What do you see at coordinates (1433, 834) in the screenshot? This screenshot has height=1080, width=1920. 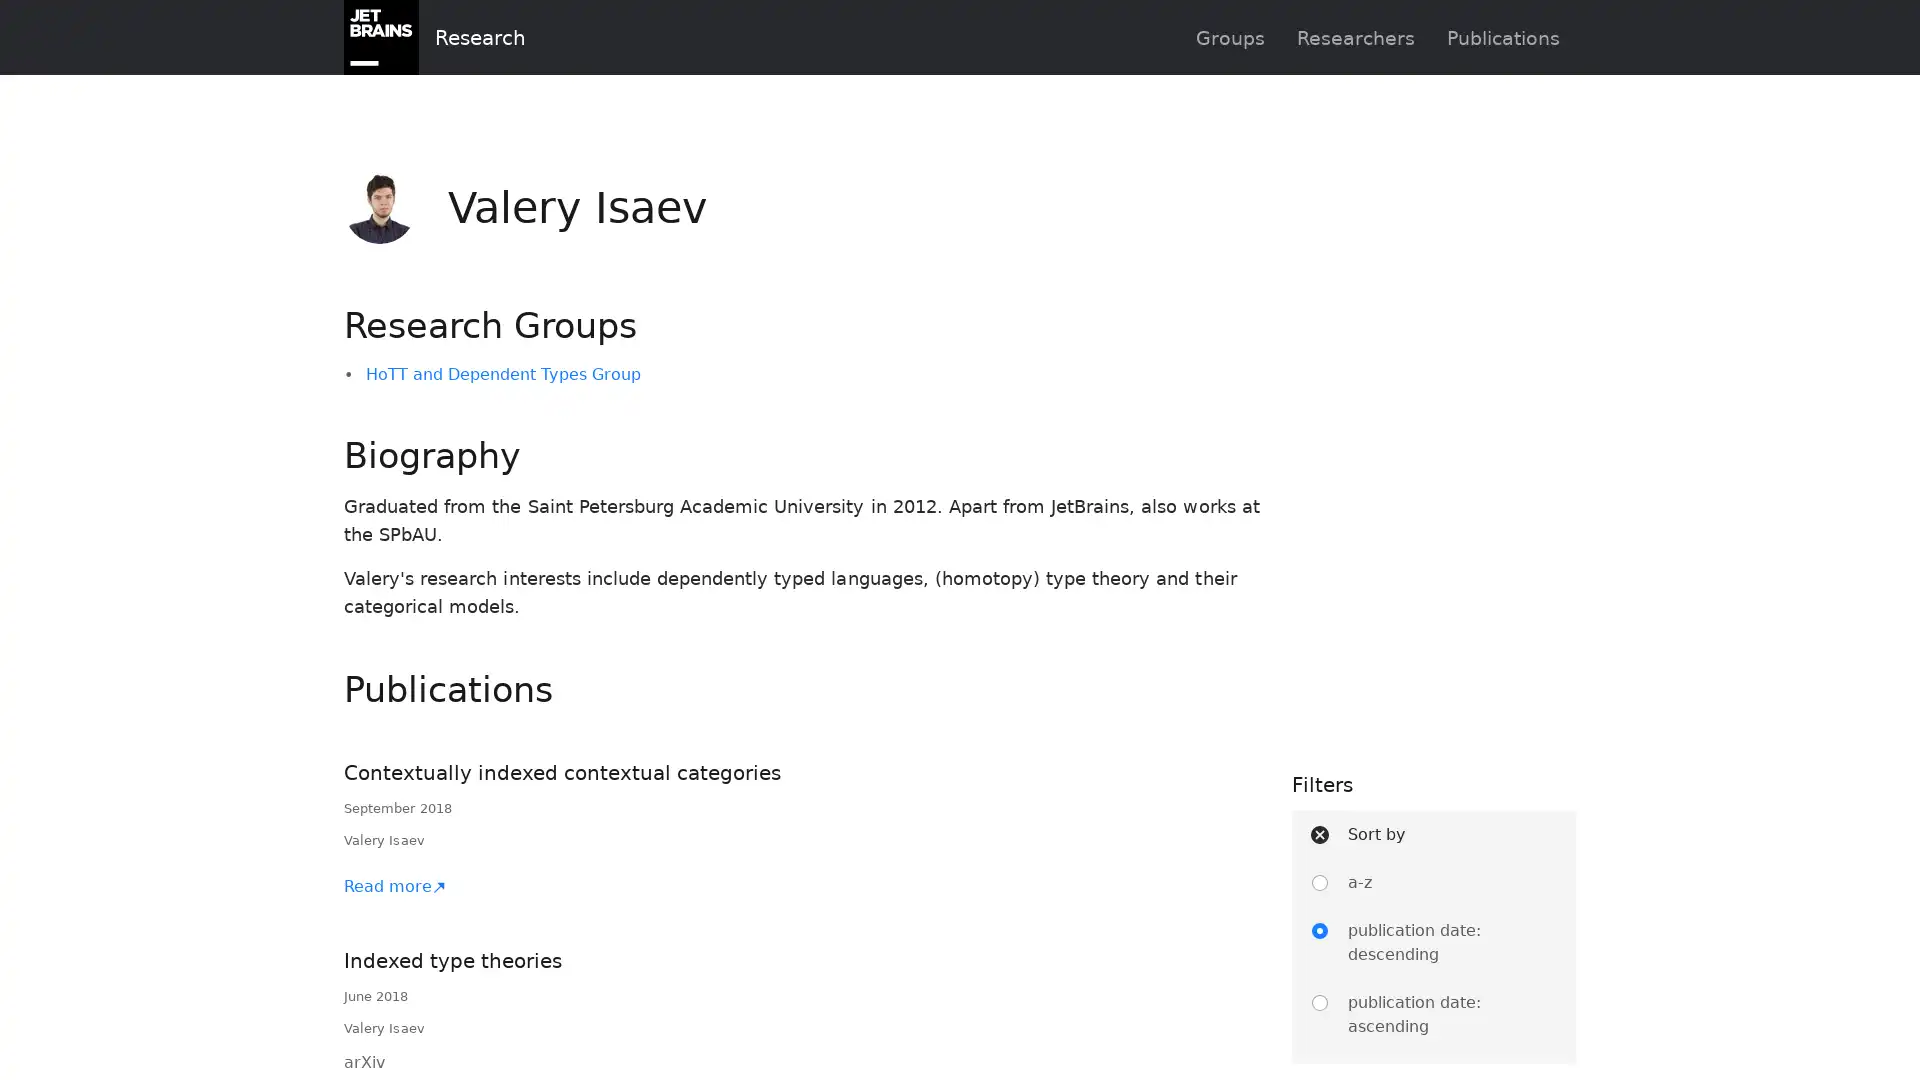 I see `Sort by` at bounding box center [1433, 834].